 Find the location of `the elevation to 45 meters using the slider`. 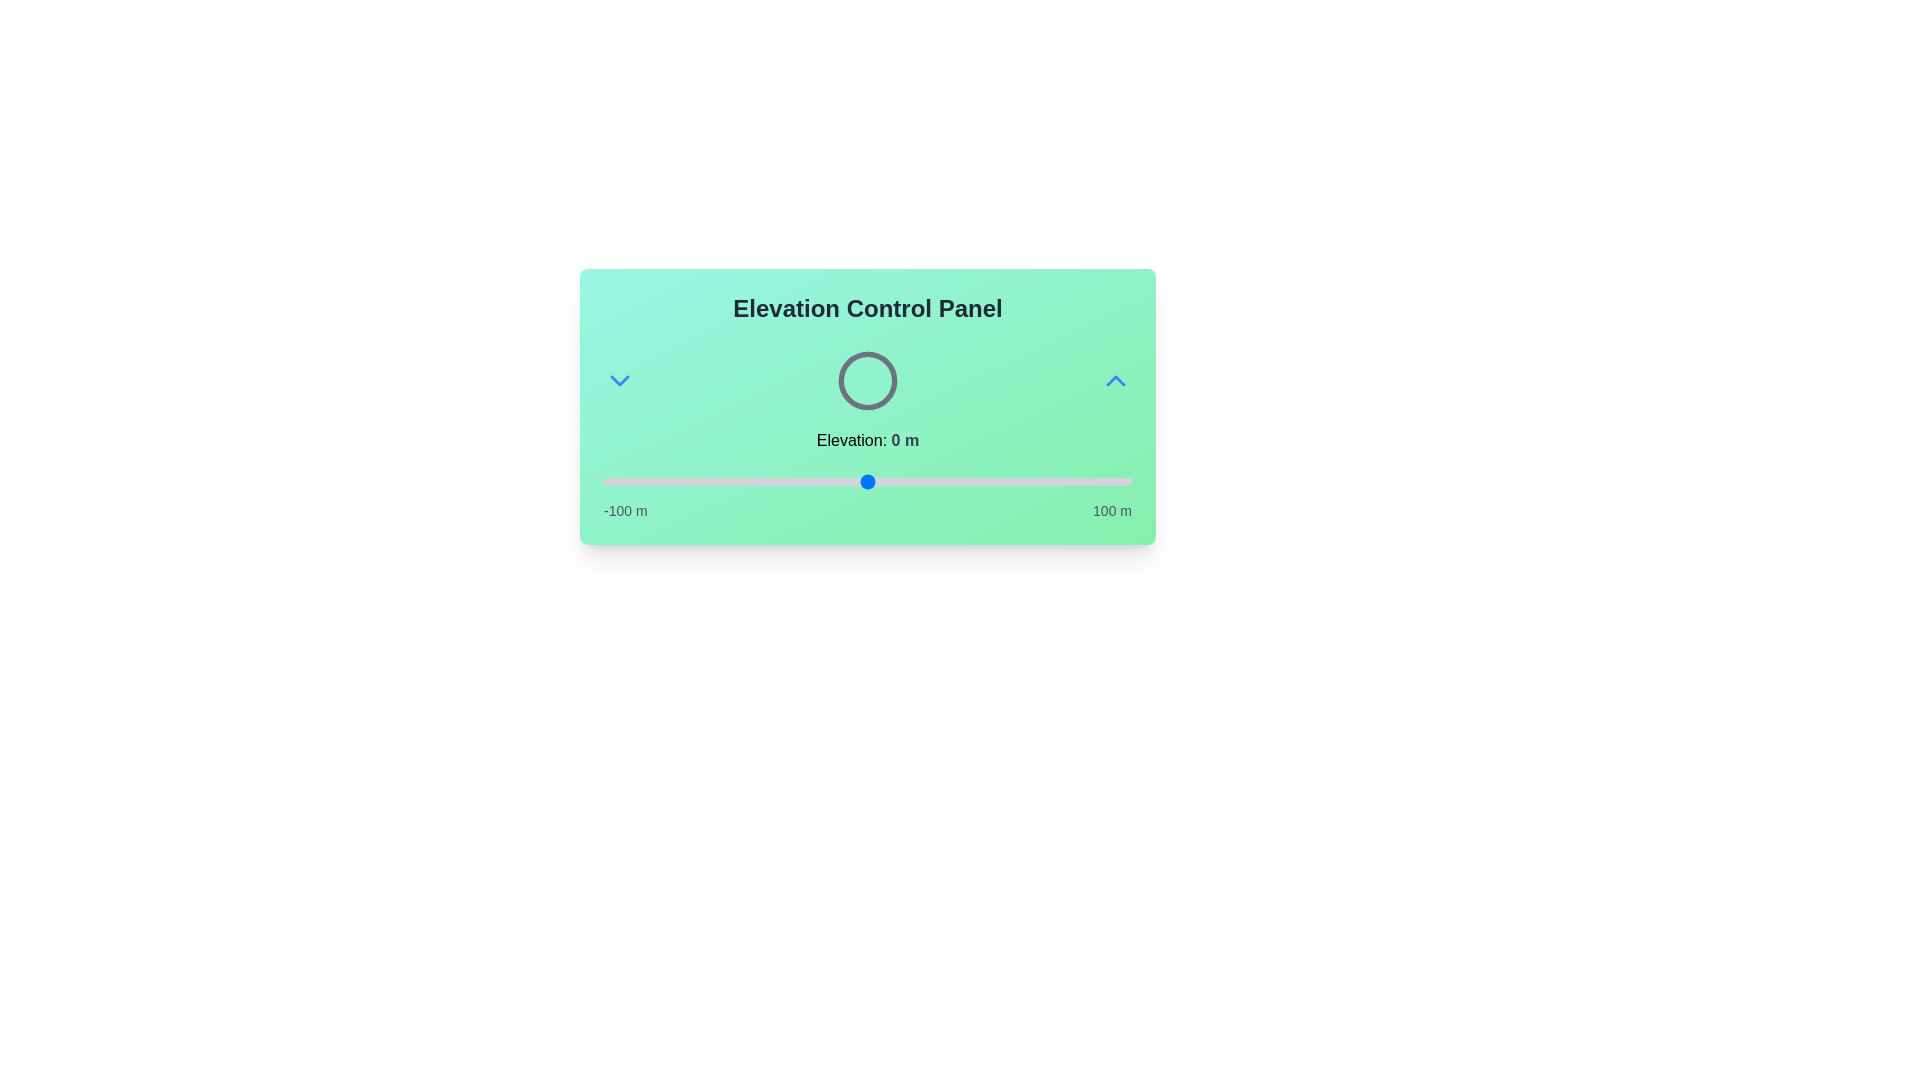

the elevation to 45 meters using the slider is located at coordinates (986, 482).